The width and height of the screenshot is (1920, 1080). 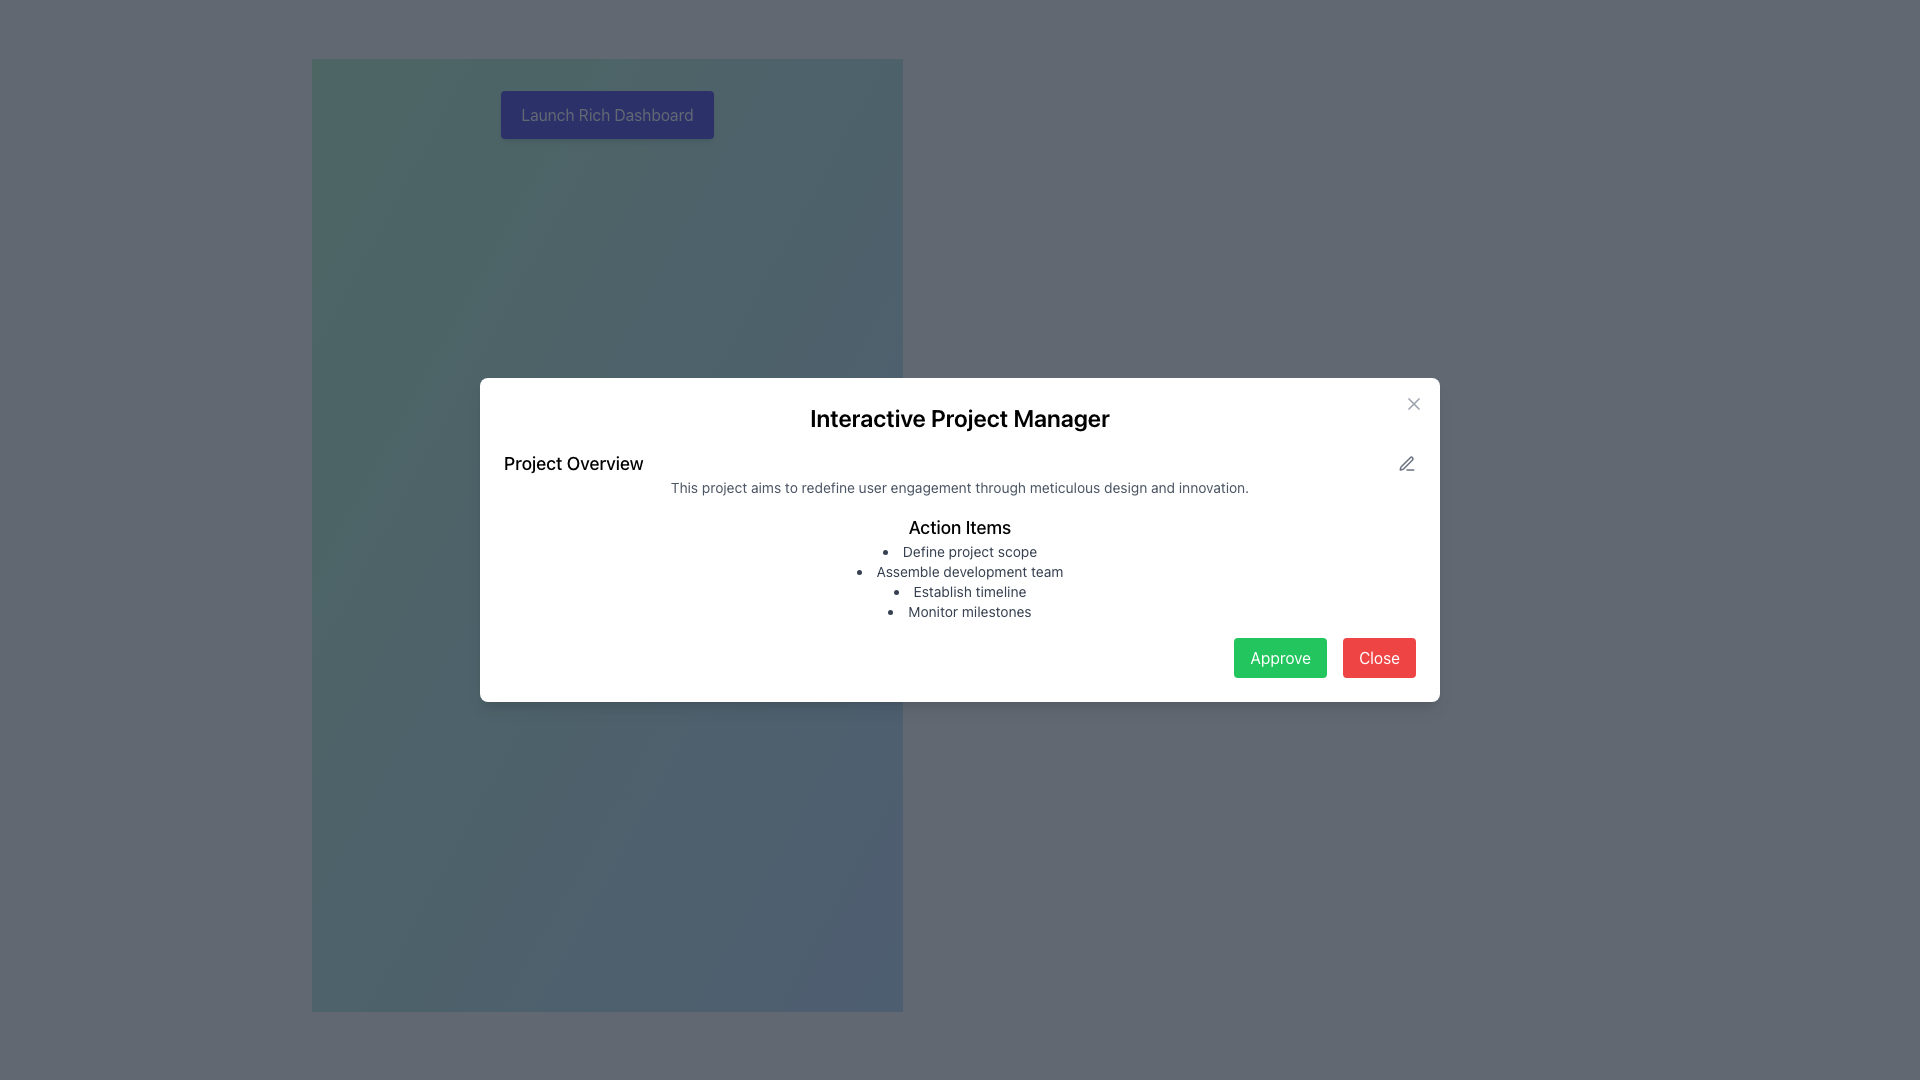 What do you see at coordinates (606, 115) in the screenshot?
I see `the primary action button located above the 'Interactive Project Manager' modal to observe its hover effects` at bounding box center [606, 115].